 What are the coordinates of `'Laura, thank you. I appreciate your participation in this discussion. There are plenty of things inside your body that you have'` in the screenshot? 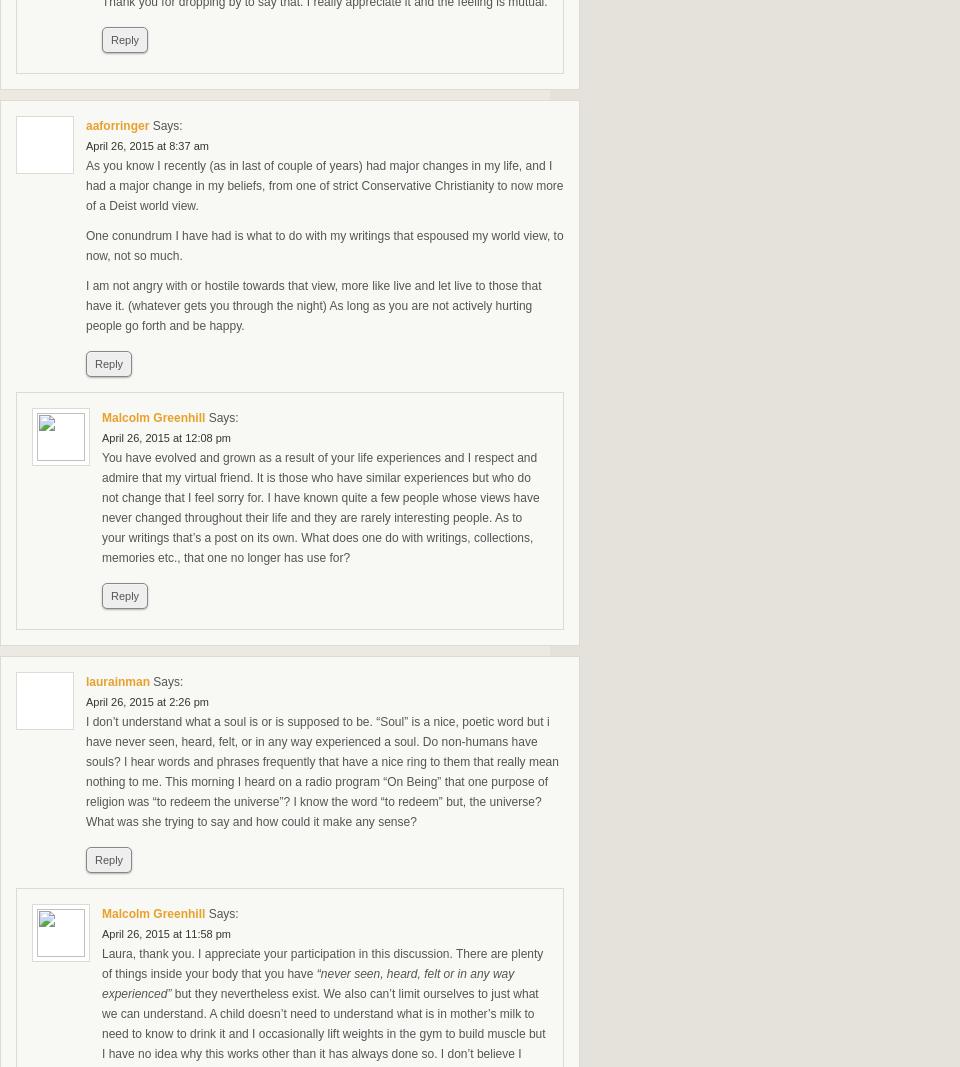 It's located at (322, 964).